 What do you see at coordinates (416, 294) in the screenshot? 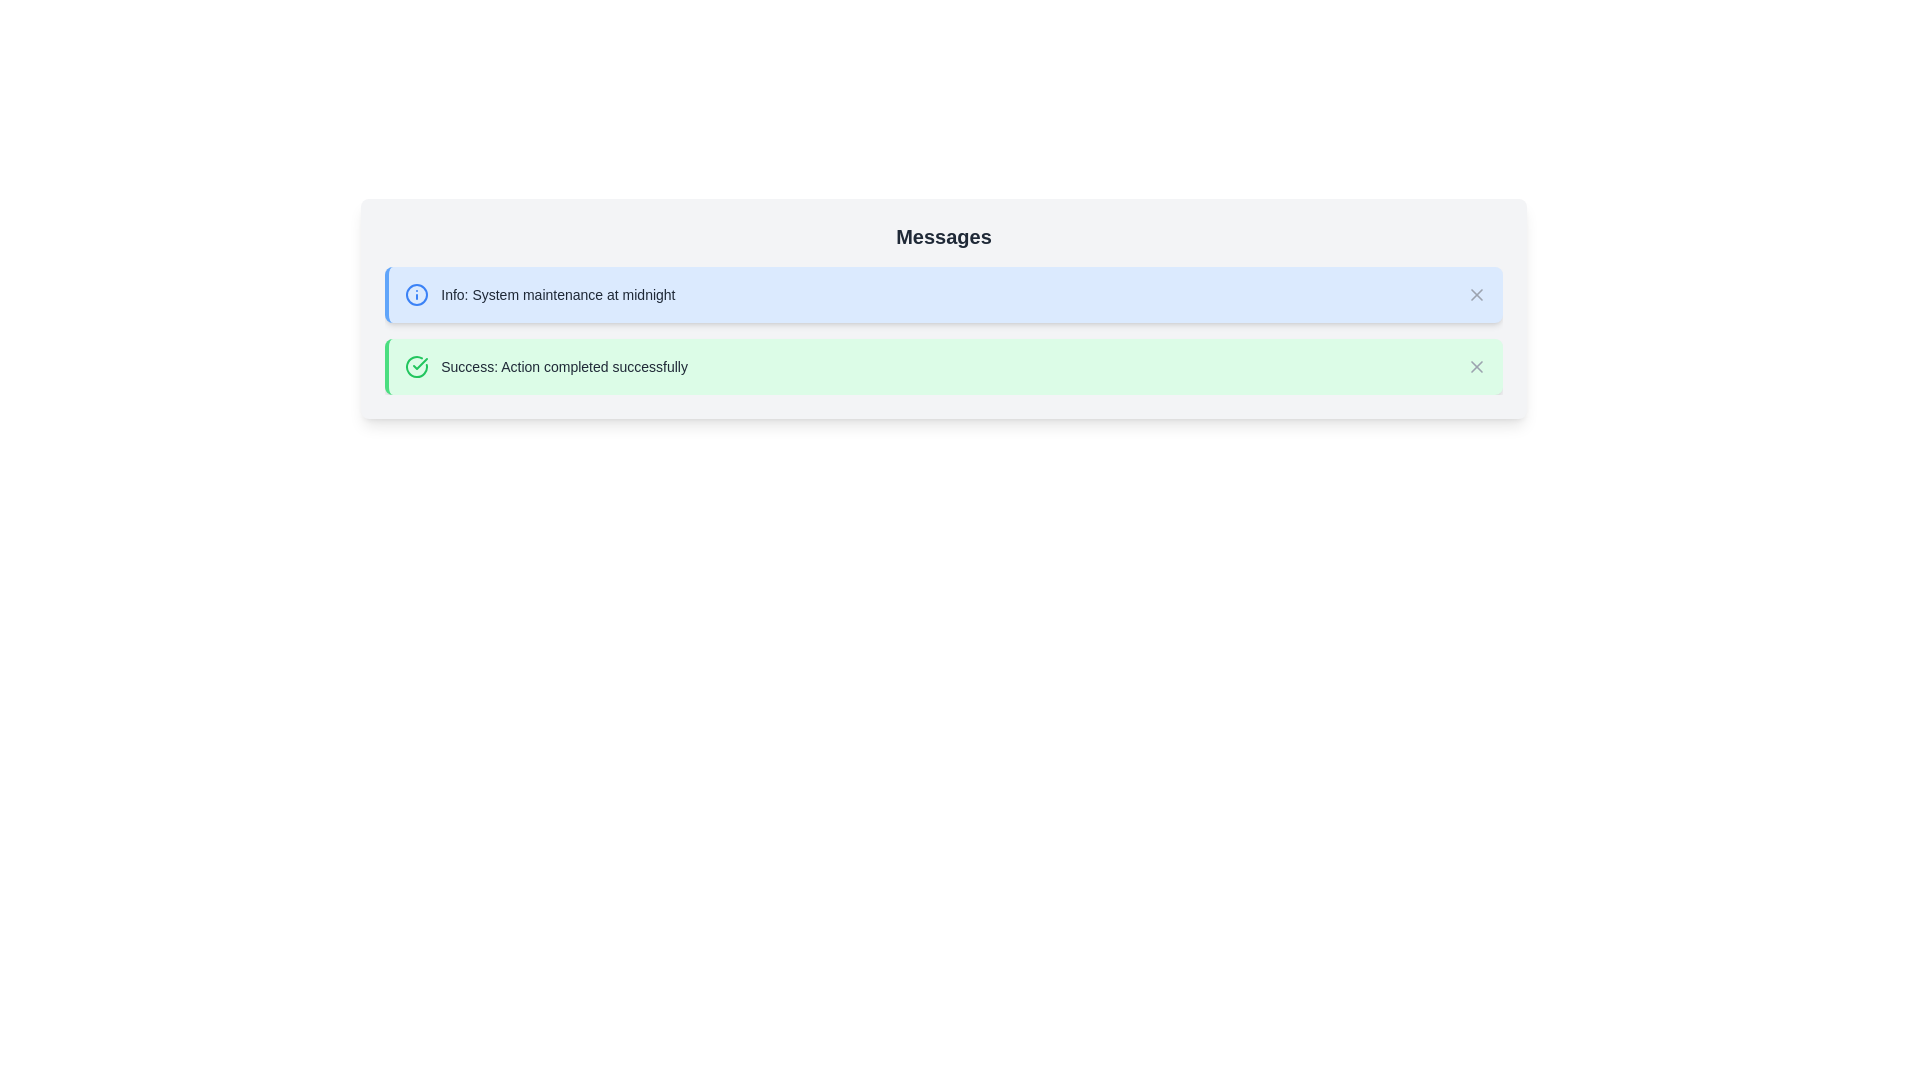
I see `the 'Info' icon located on the left side of the blue-themed information box labeled 'Info: System maintenance at midnight' to acknowledge the informational message` at bounding box center [416, 294].